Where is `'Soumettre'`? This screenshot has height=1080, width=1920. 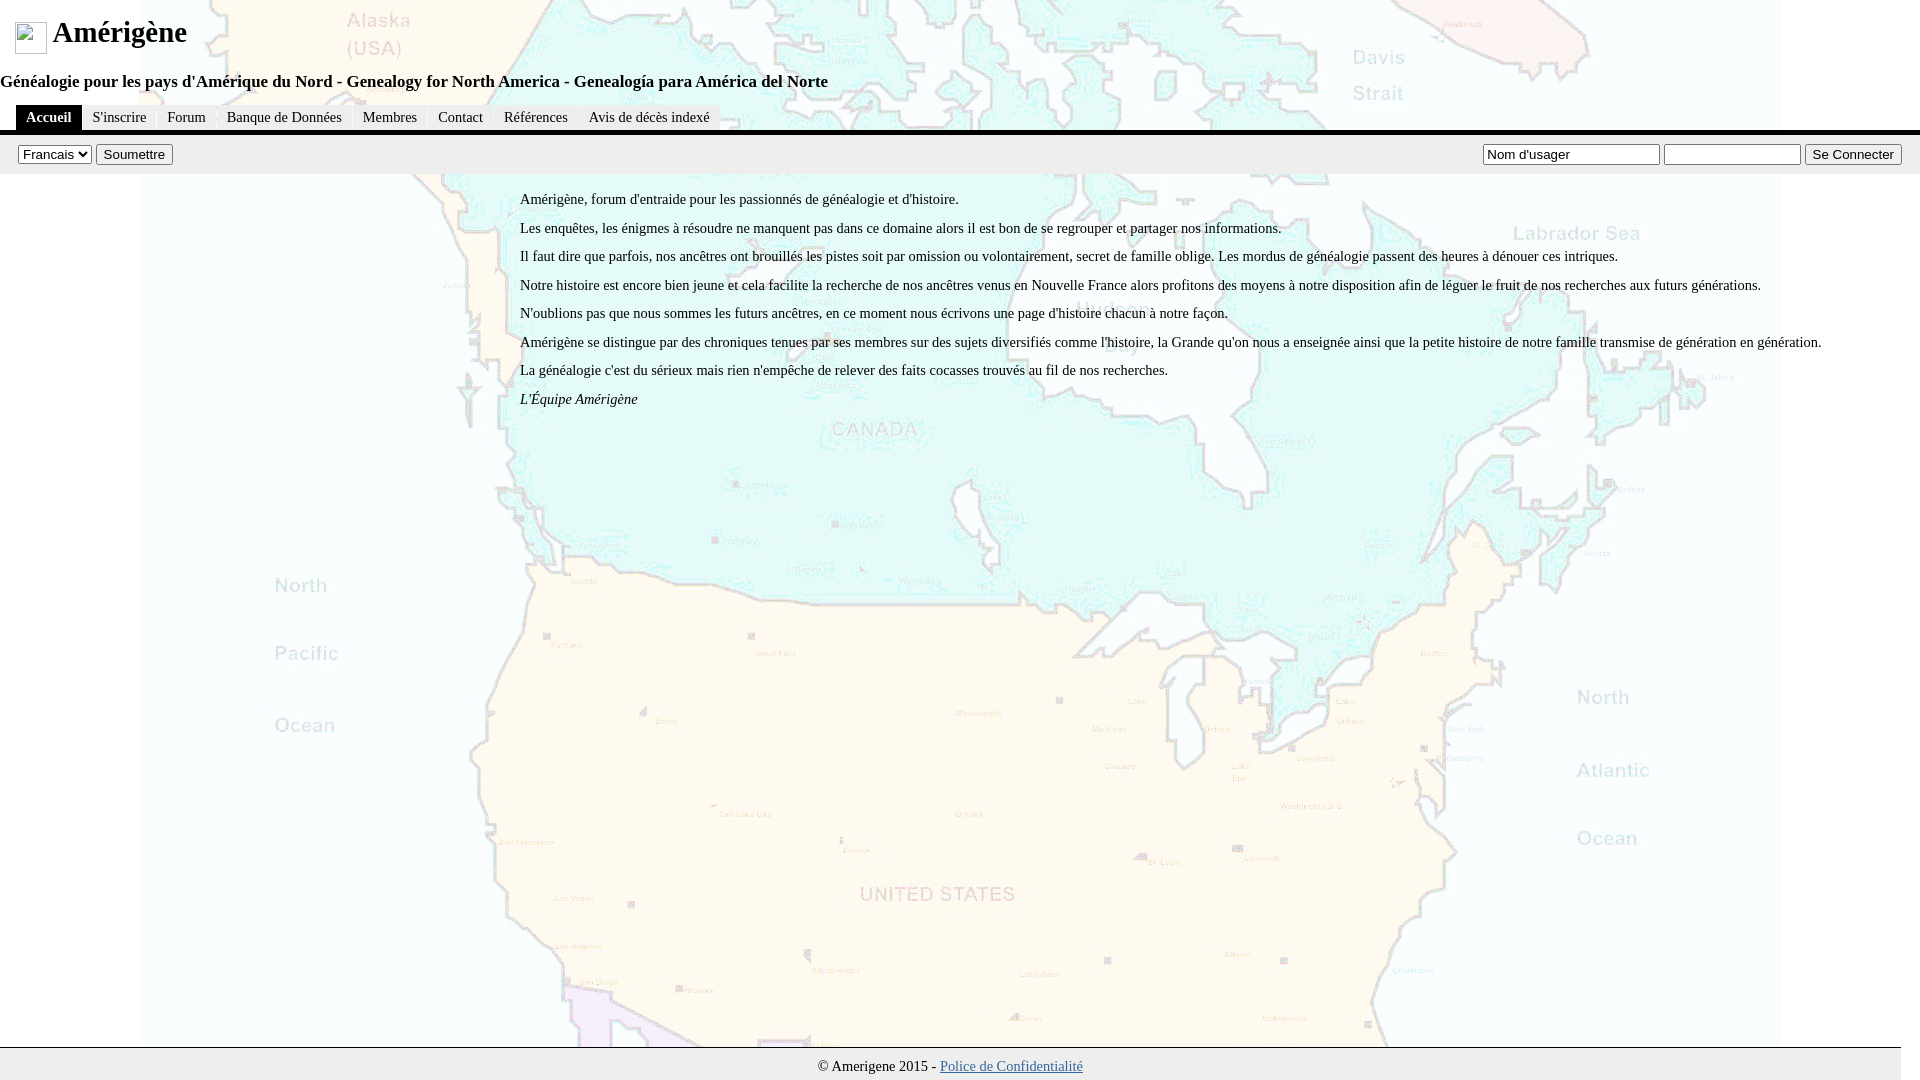 'Soumettre' is located at coordinates (133, 153).